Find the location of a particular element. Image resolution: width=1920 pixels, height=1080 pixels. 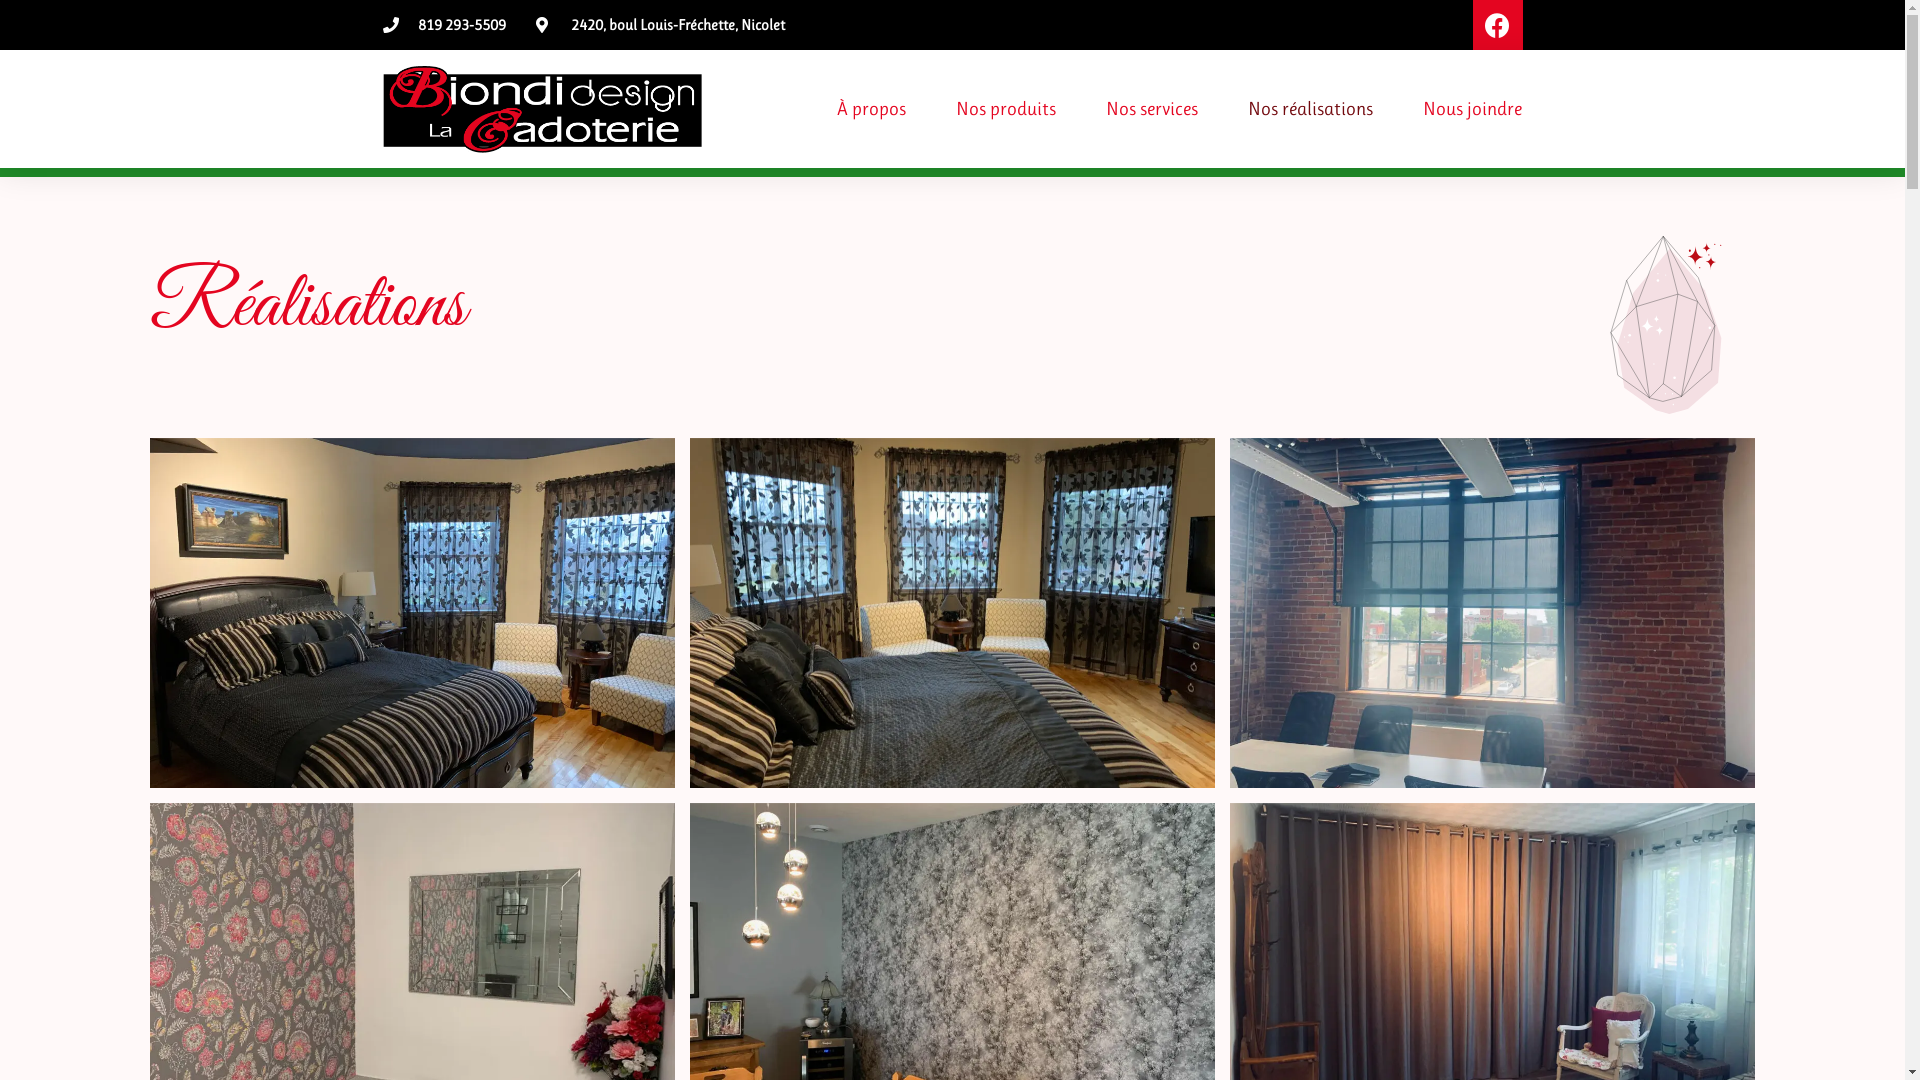

'Nous joindre' is located at coordinates (1472, 108).